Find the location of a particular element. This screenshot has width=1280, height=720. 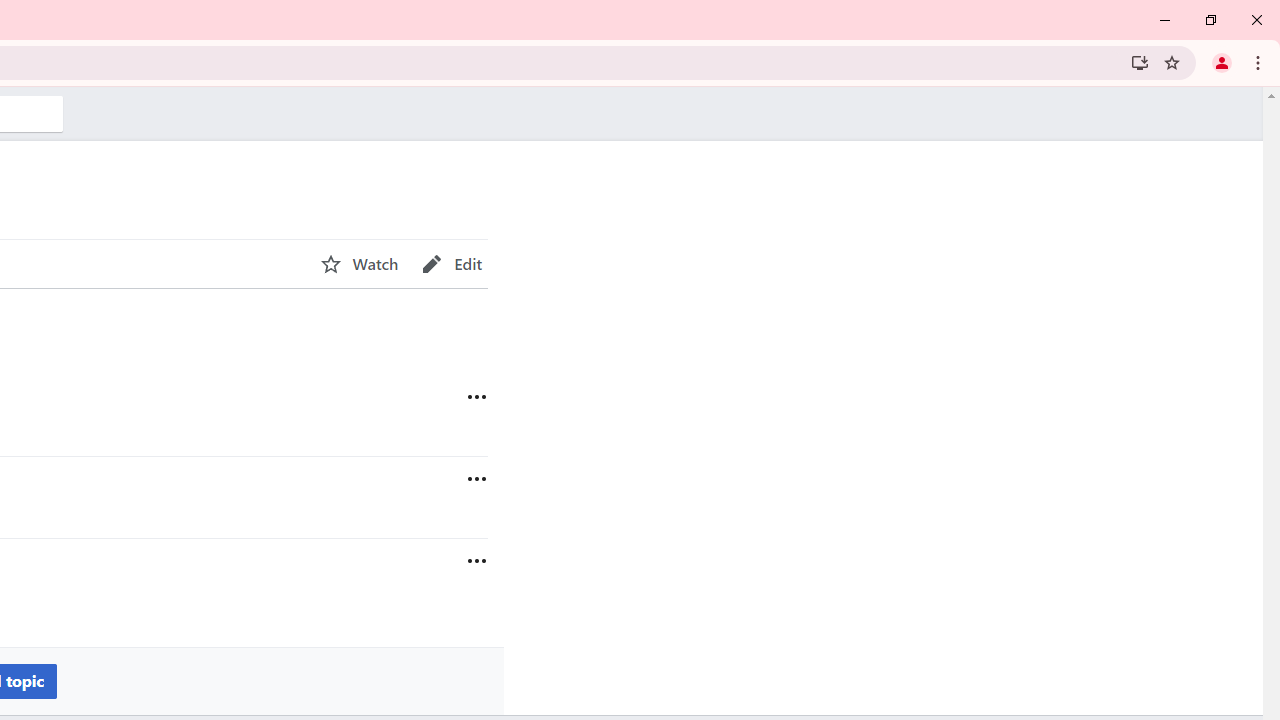

'AutomationID: page-actions-watch' is located at coordinates (359, 263).